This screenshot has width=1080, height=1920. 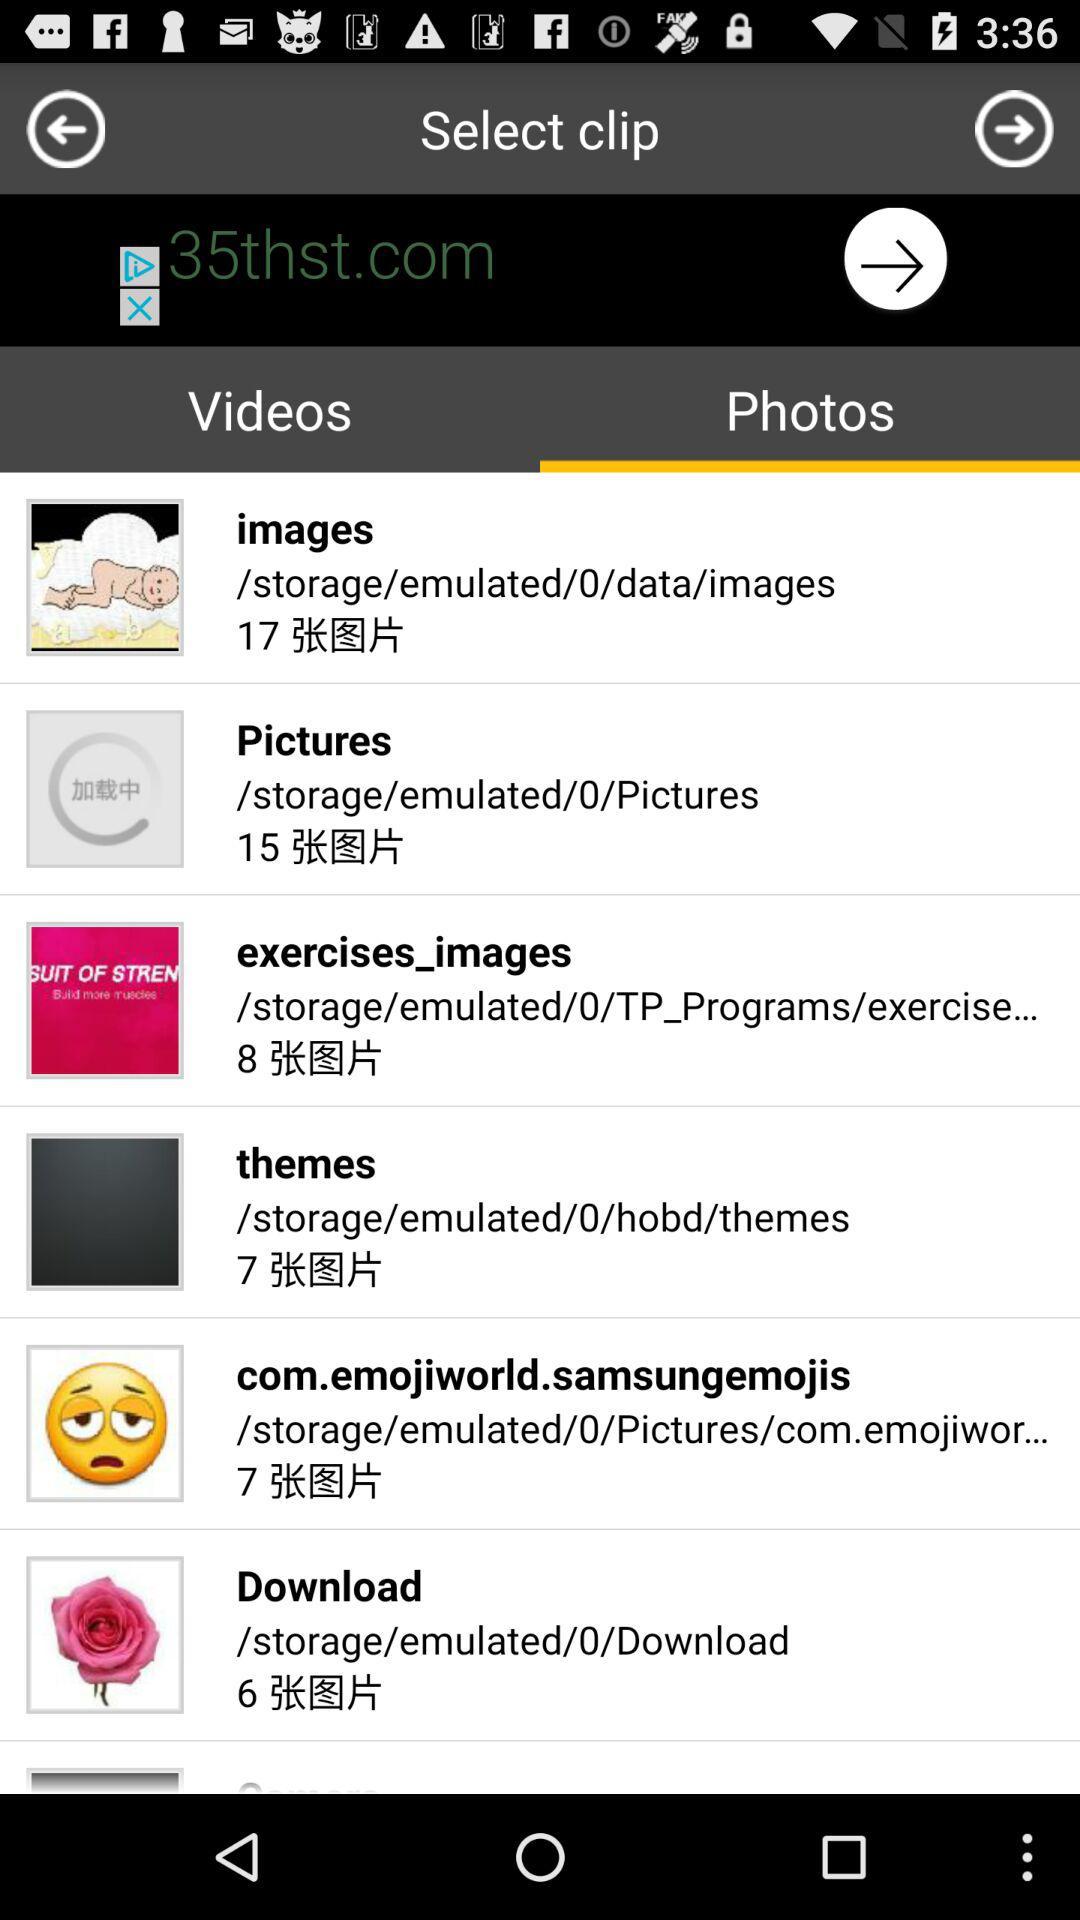 What do you see at coordinates (64, 127) in the screenshot?
I see `go back` at bounding box center [64, 127].